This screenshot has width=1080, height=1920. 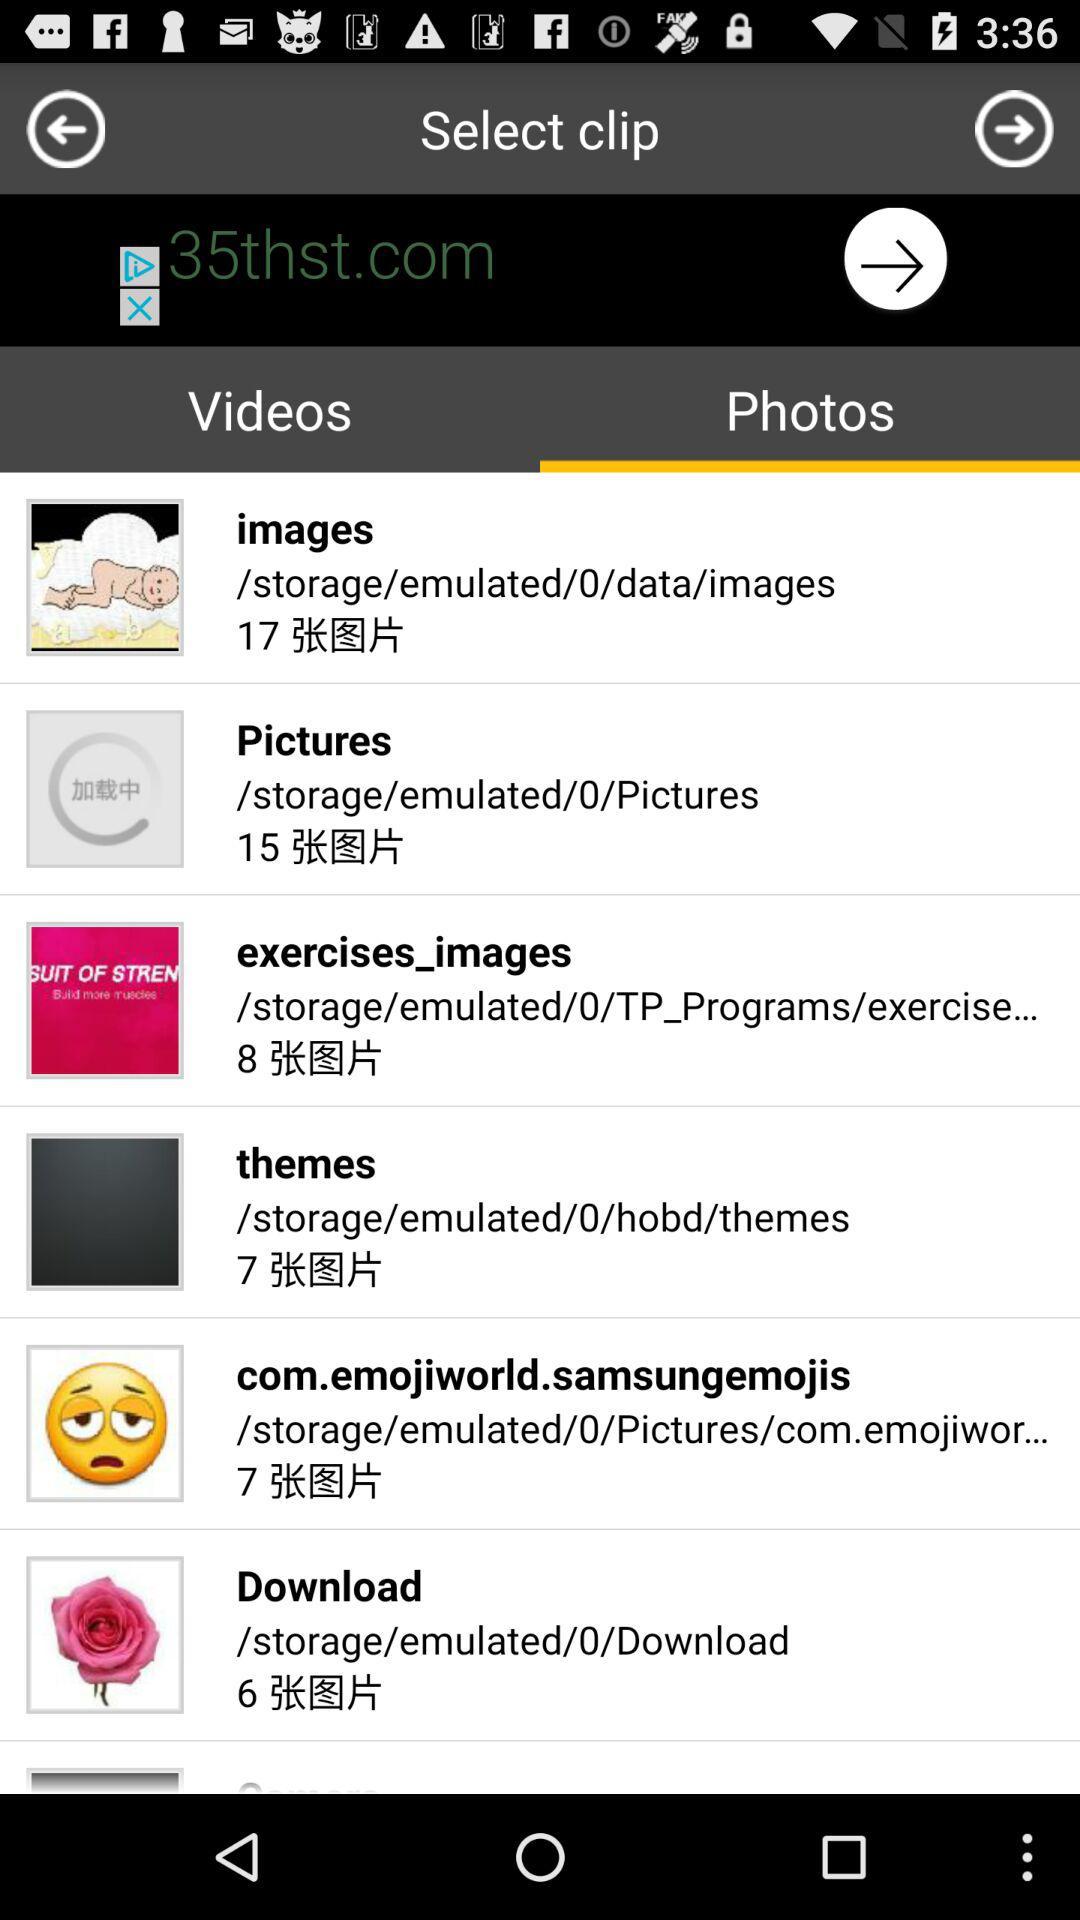 What do you see at coordinates (64, 127) in the screenshot?
I see `go back` at bounding box center [64, 127].